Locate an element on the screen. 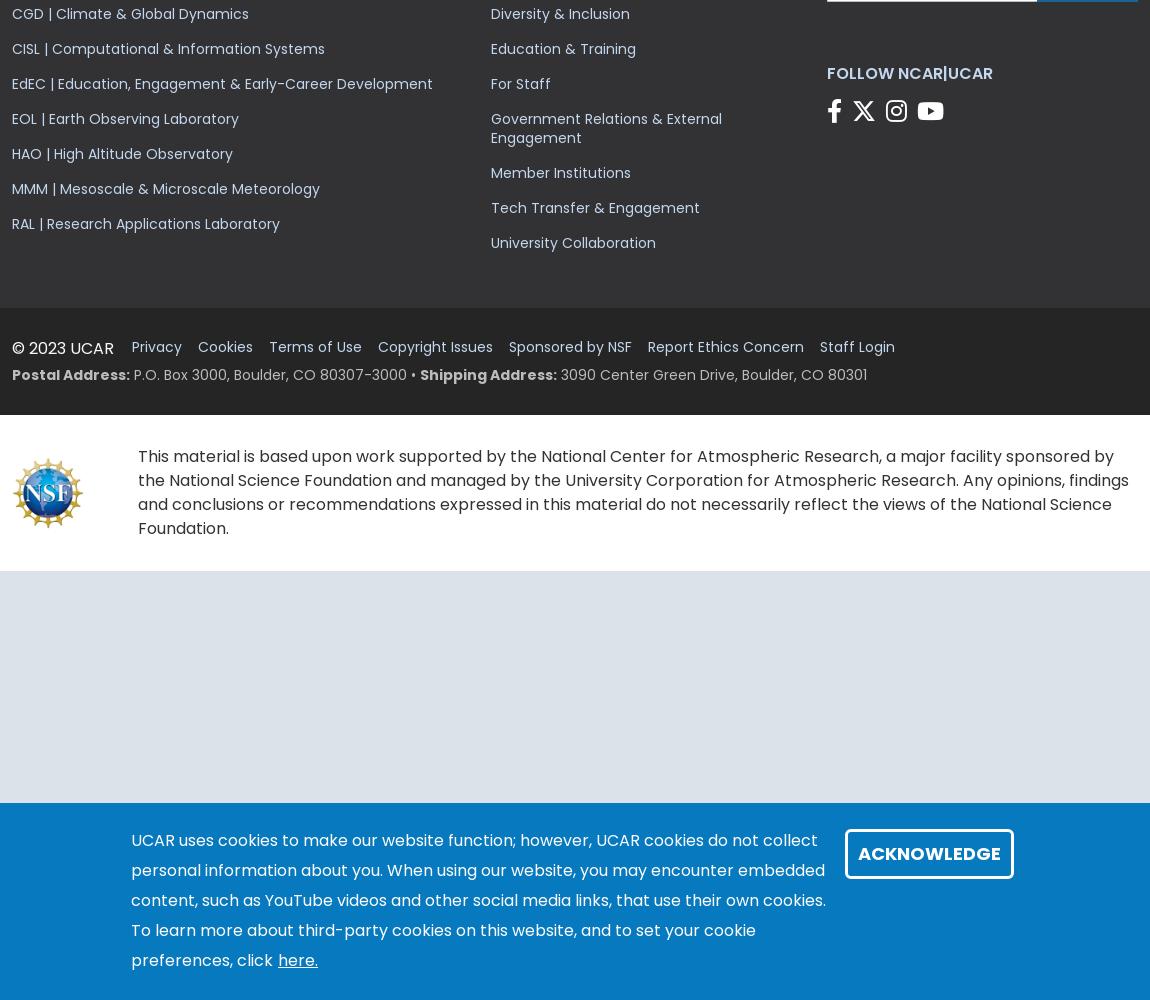 This screenshot has height=1000, width=1150. 'CGD | Climate & Global Dynamics' is located at coordinates (129, 14).